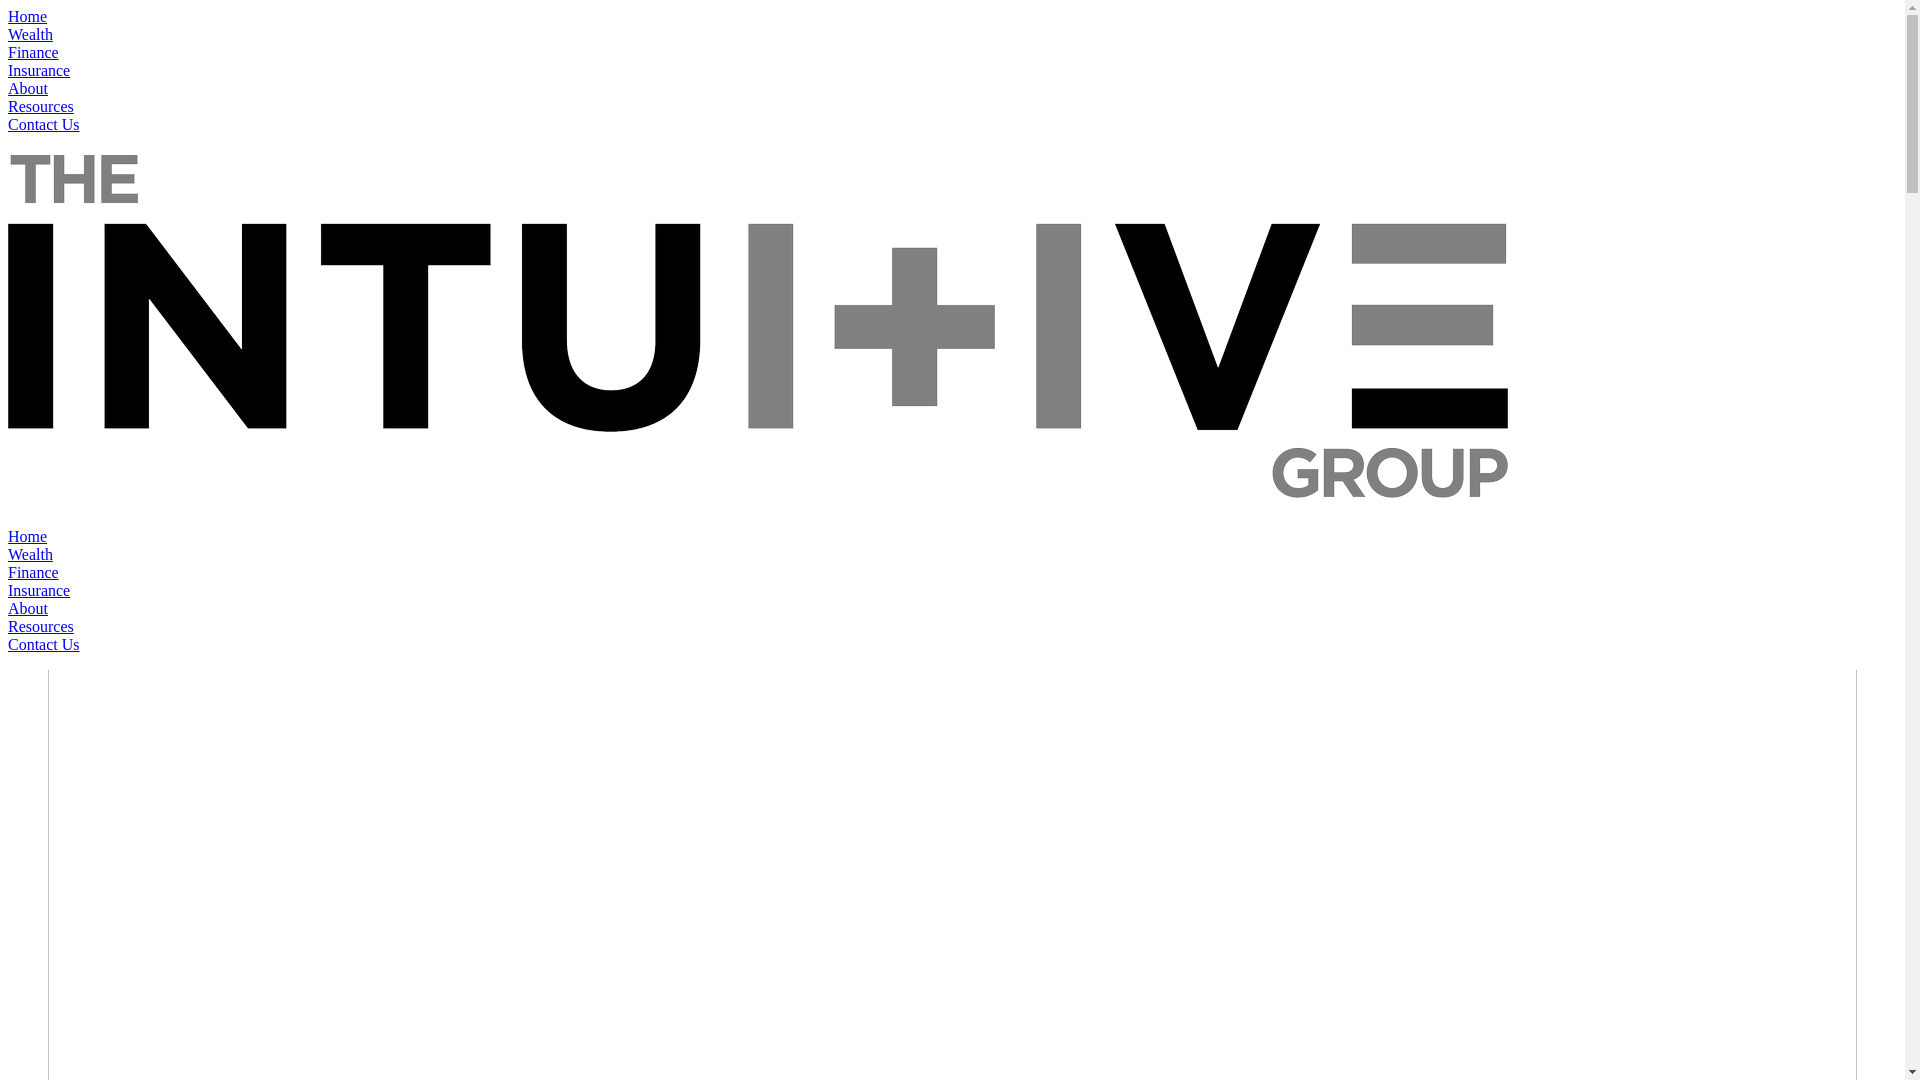 This screenshot has width=1920, height=1080. What do you see at coordinates (28, 607) in the screenshot?
I see `'About'` at bounding box center [28, 607].